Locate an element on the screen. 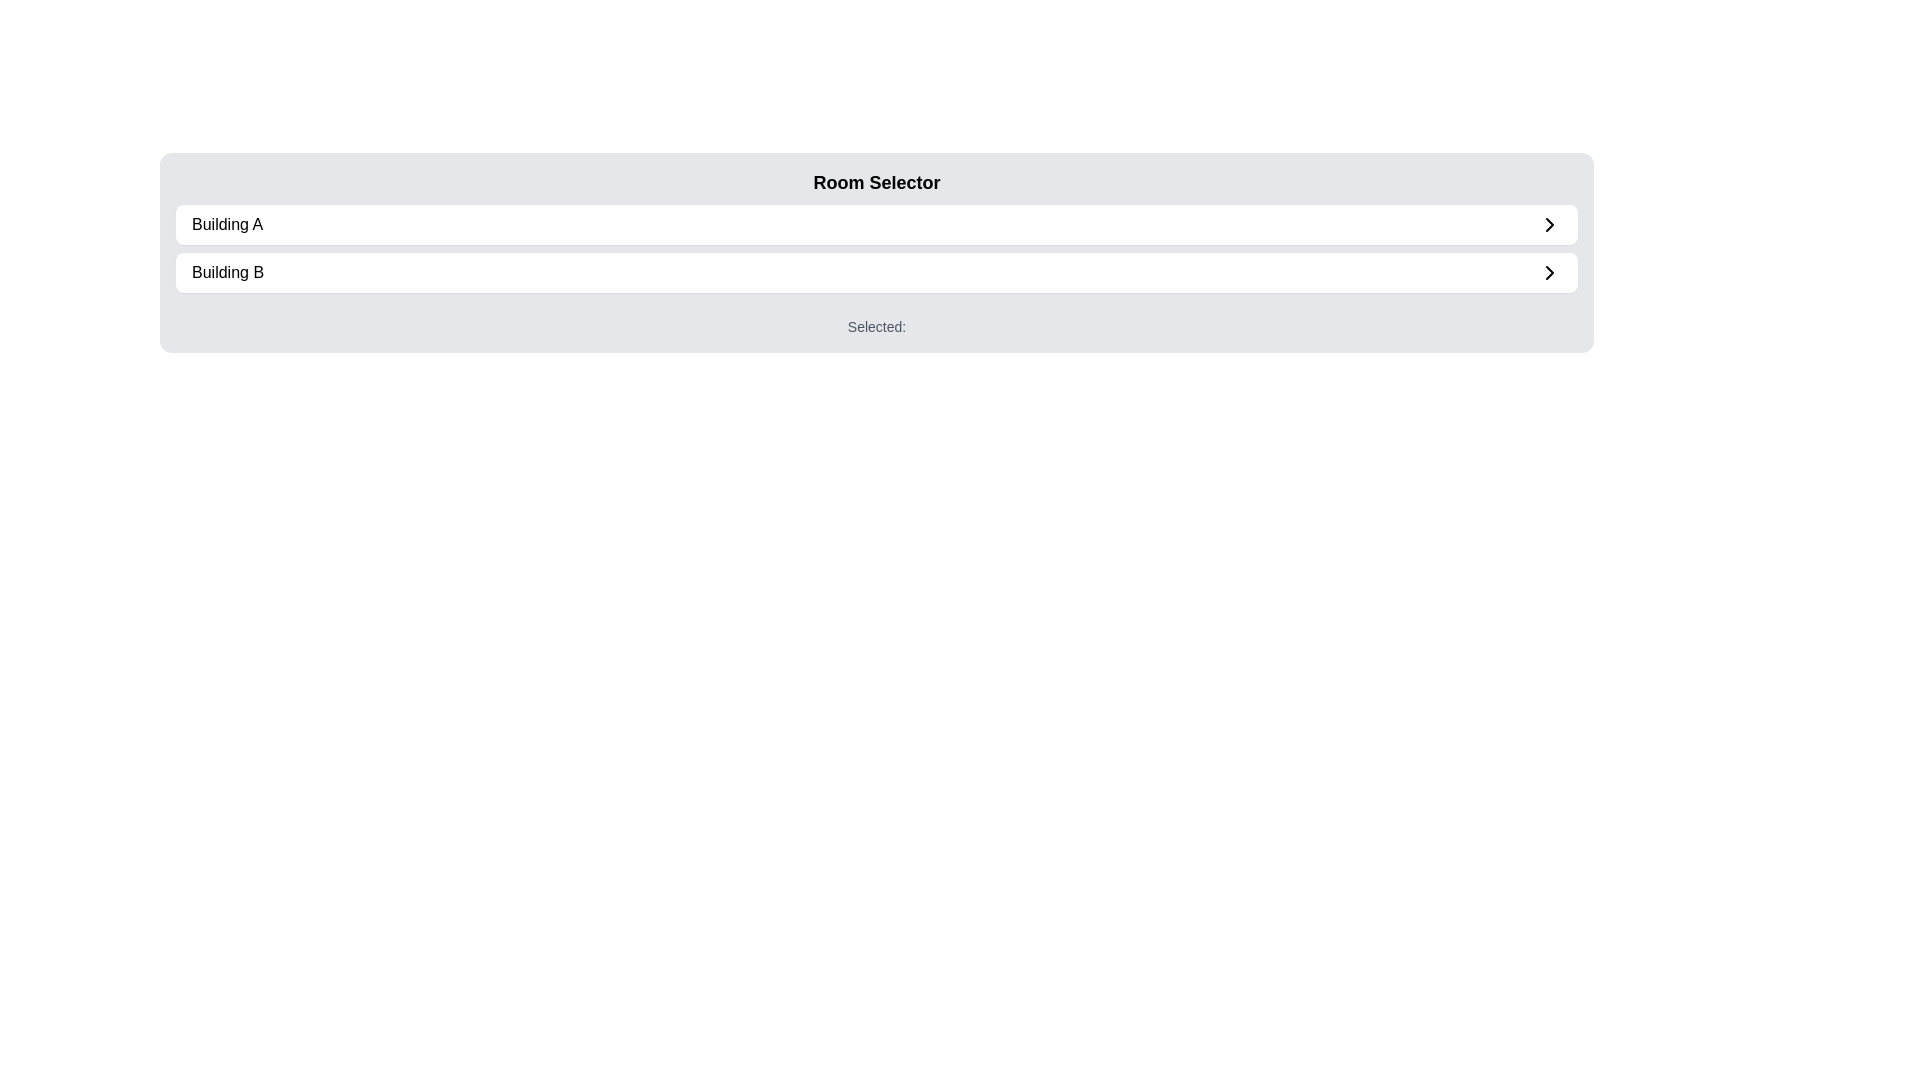  displayed text from the label that shows 'Selected:' located beneath the 'Room Selector' heading is located at coordinates (883, 319).